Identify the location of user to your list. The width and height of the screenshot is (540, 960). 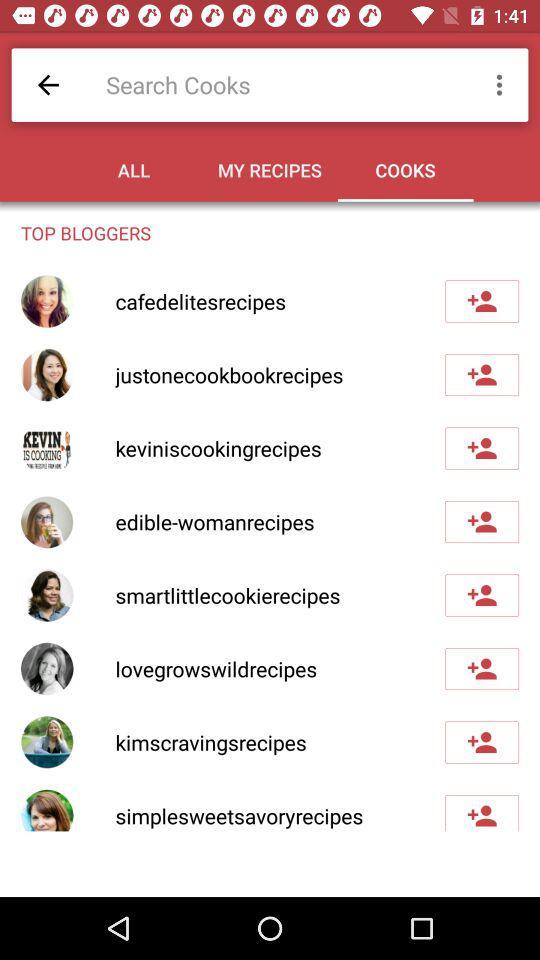
(481, 813).